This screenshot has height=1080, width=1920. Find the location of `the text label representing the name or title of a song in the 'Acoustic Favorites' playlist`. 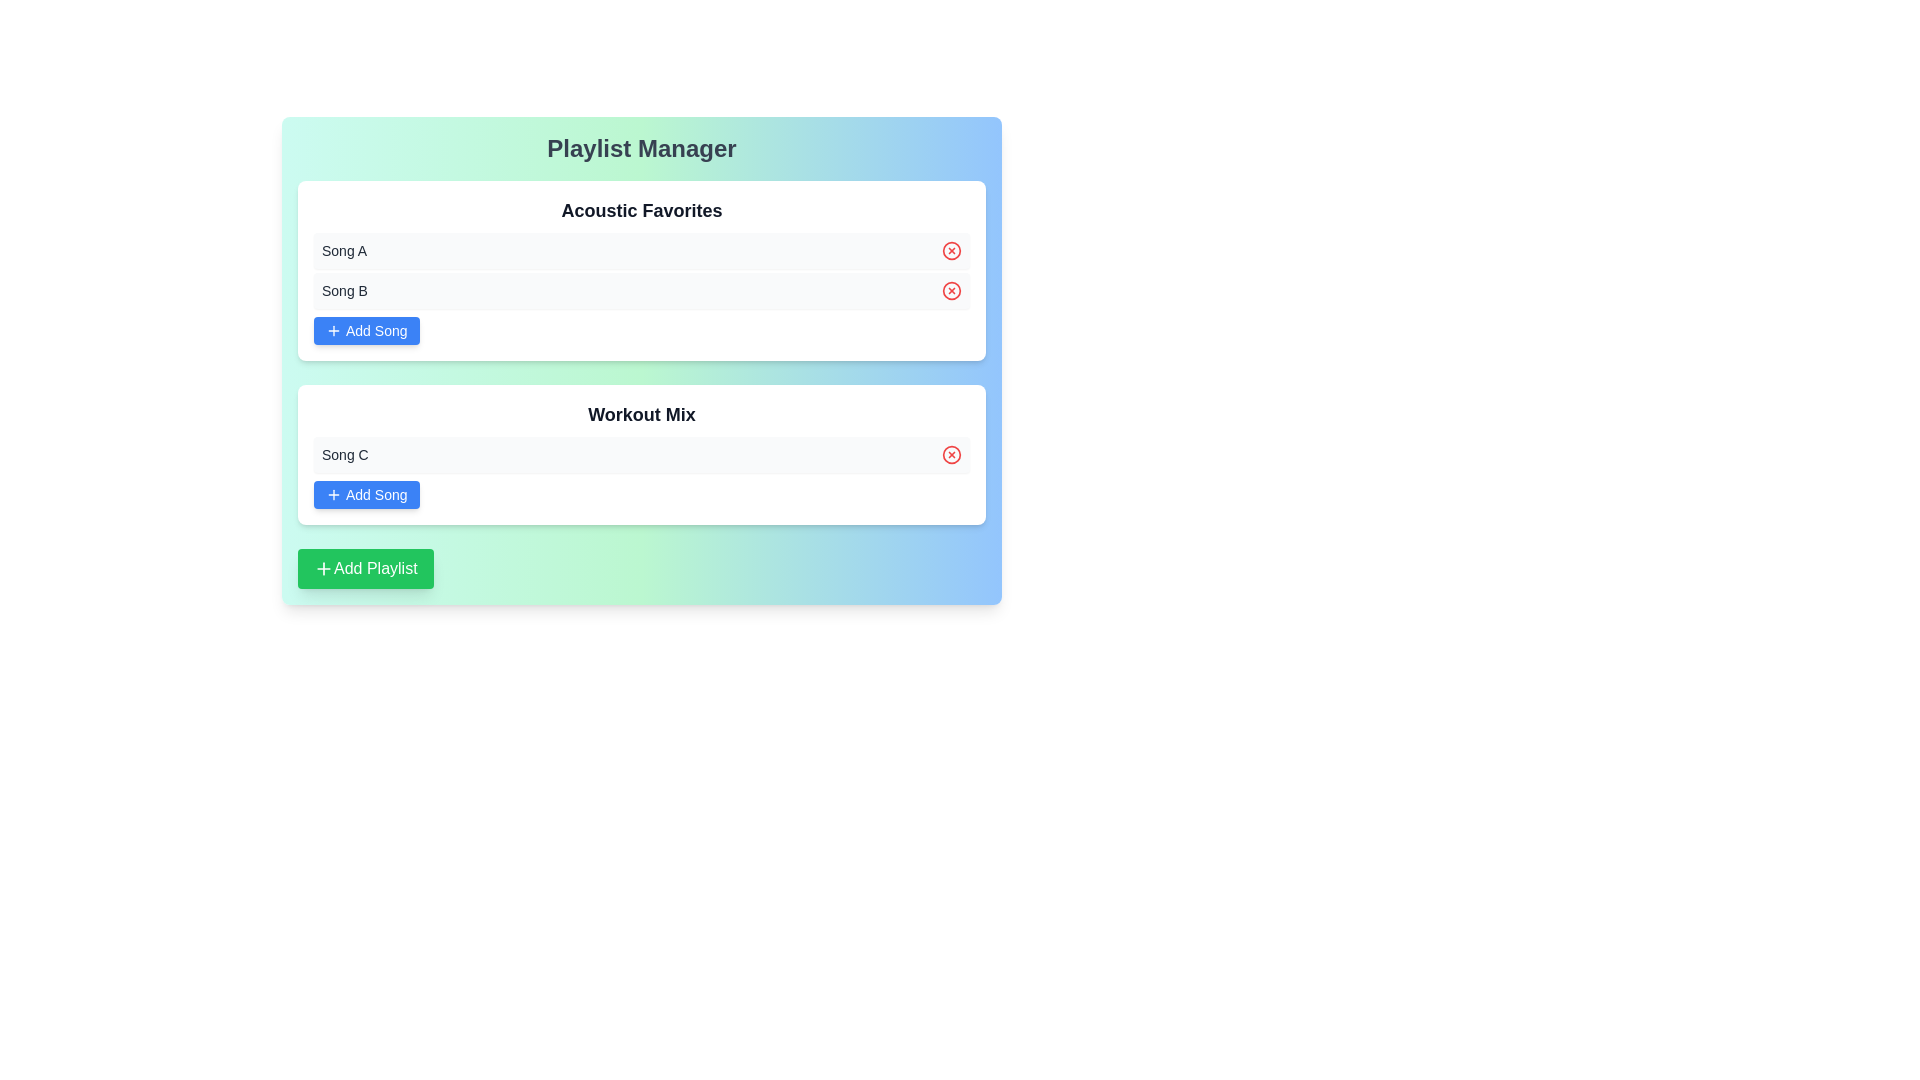

the text label representing the name or title of a song in the 'Acoustic Favorites' playlist is located at coordinates (344, 249).